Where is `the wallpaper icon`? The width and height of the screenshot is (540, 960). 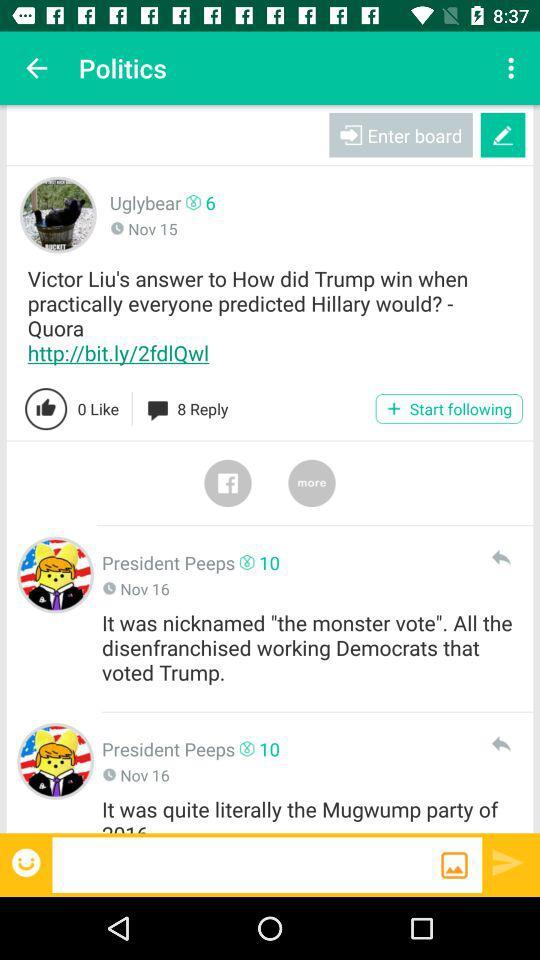 the wallpaper icon is located at coordinates (454, 864).